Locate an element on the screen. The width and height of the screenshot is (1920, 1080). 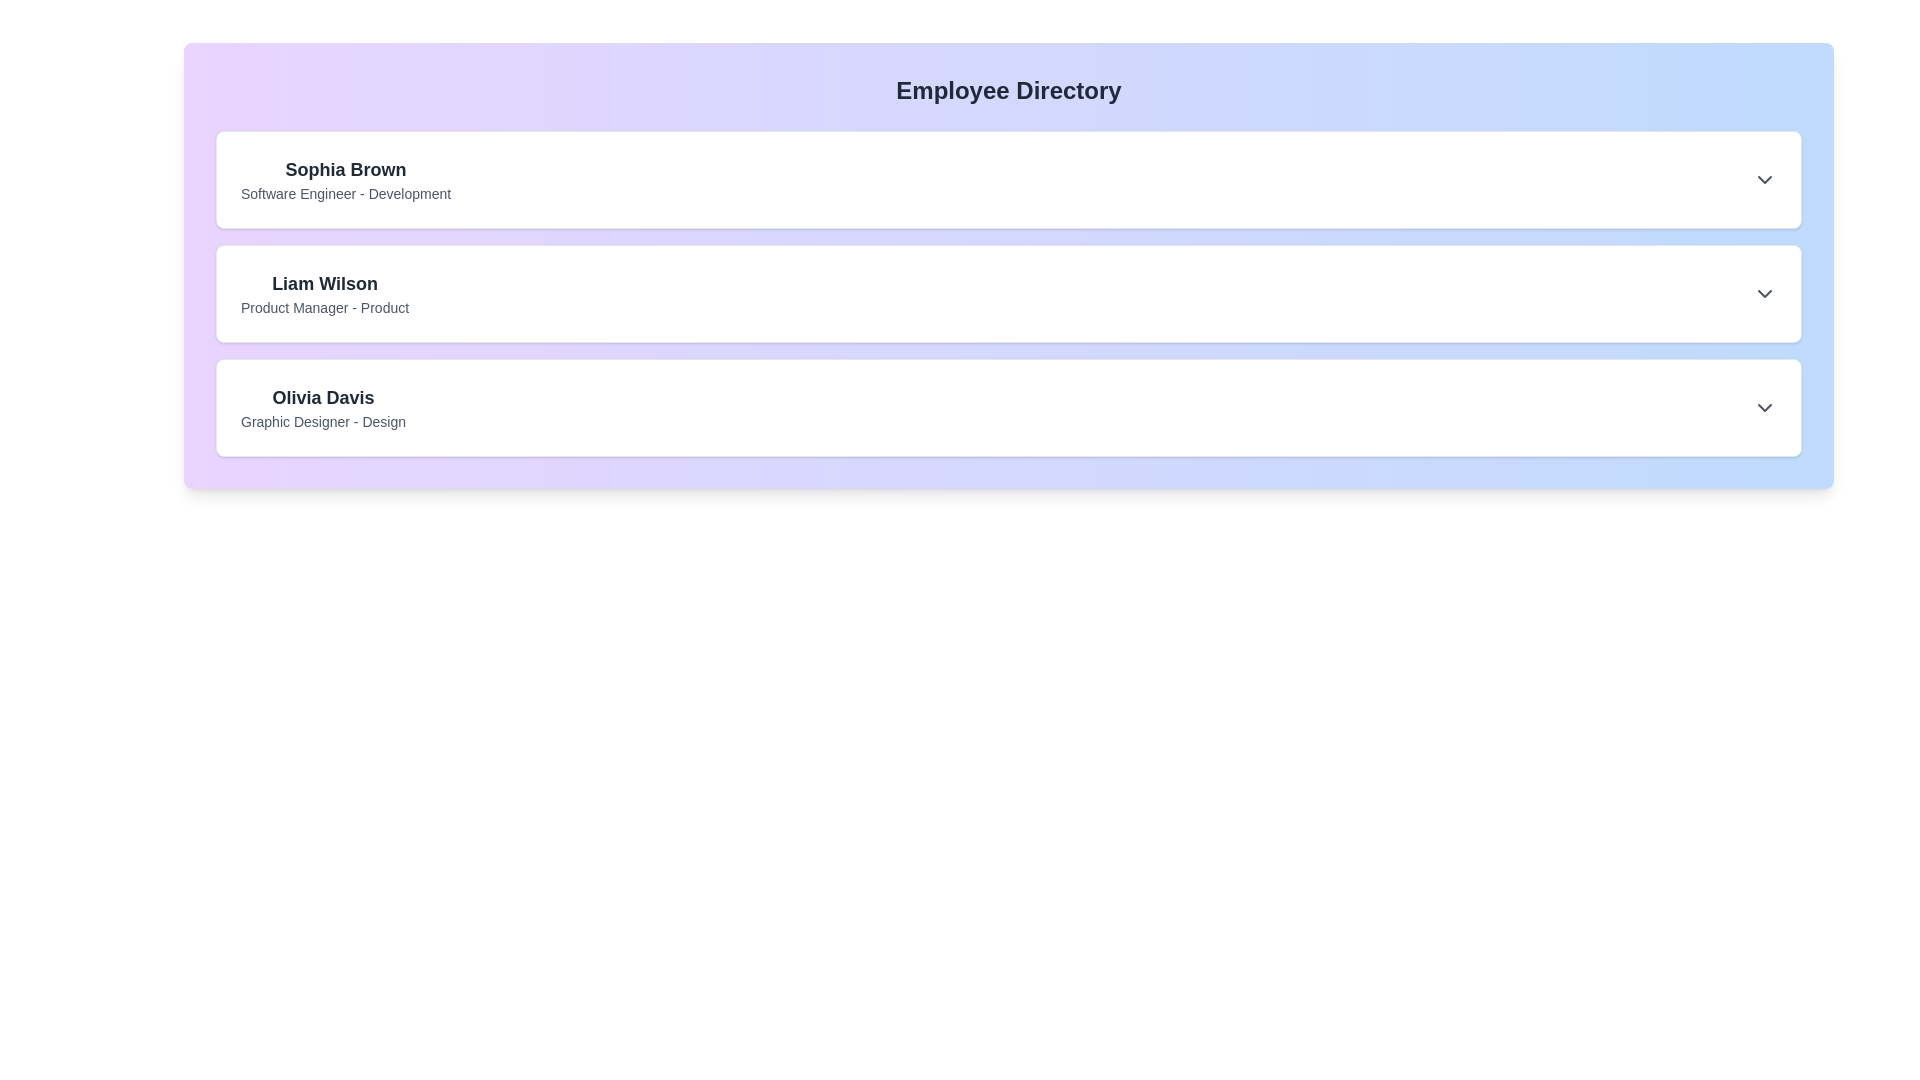
text label displaying the job title and department of 'Liam Wilson' located within the second card of the 'Employee Directory.' is located at coordinates (325, 308).